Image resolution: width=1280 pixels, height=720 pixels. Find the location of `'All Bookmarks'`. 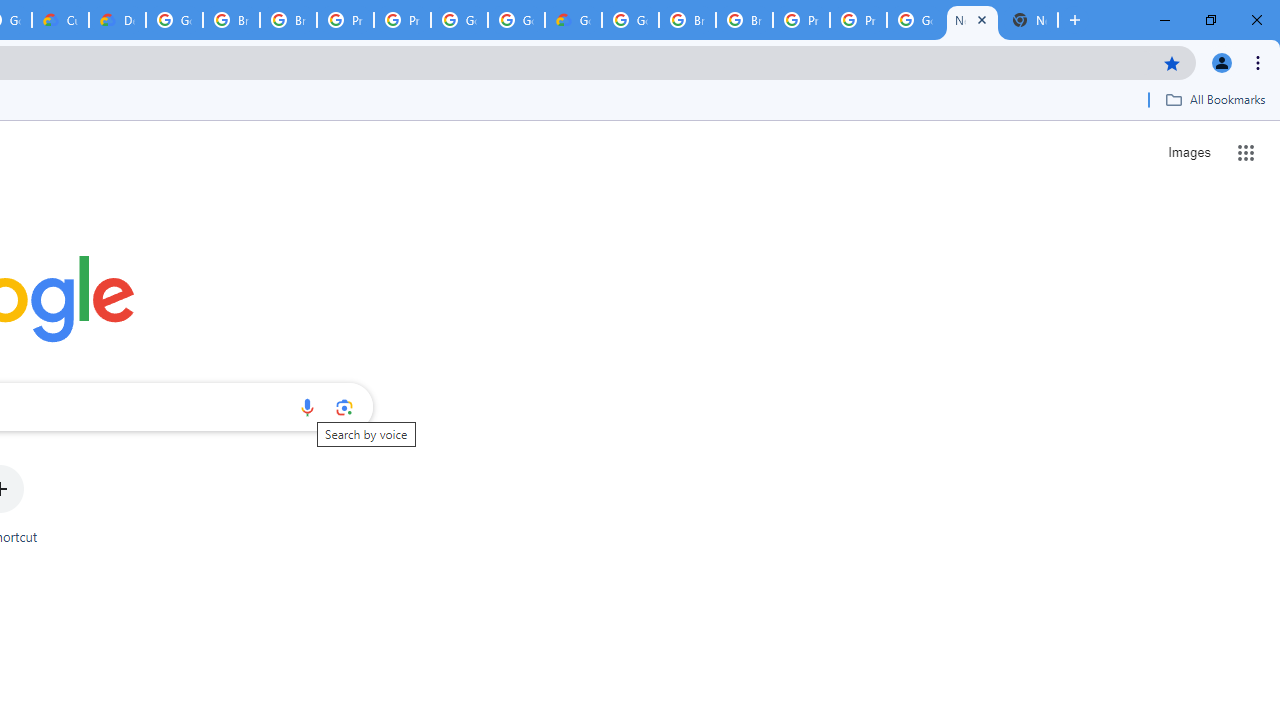

'All Bookmarks' is located at coordinates (1214, 99).